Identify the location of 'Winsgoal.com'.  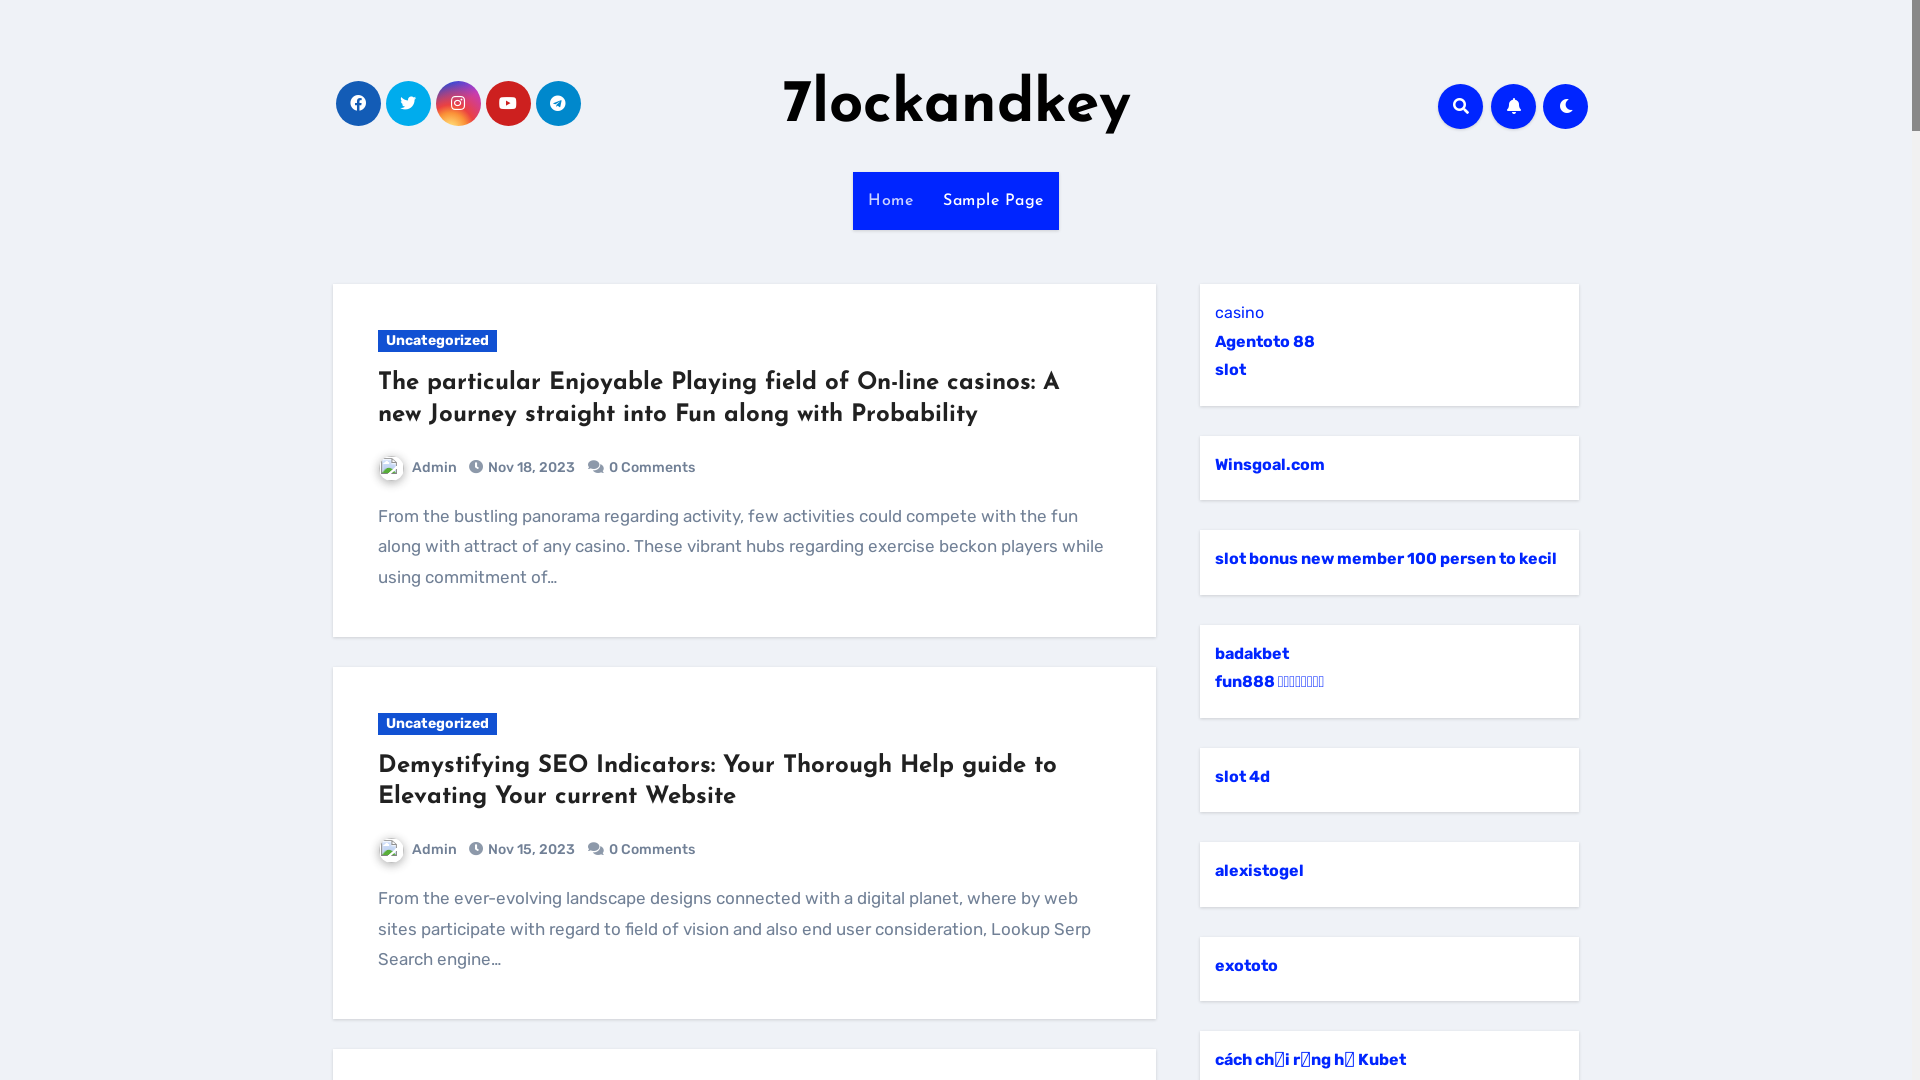
(1269, 464).